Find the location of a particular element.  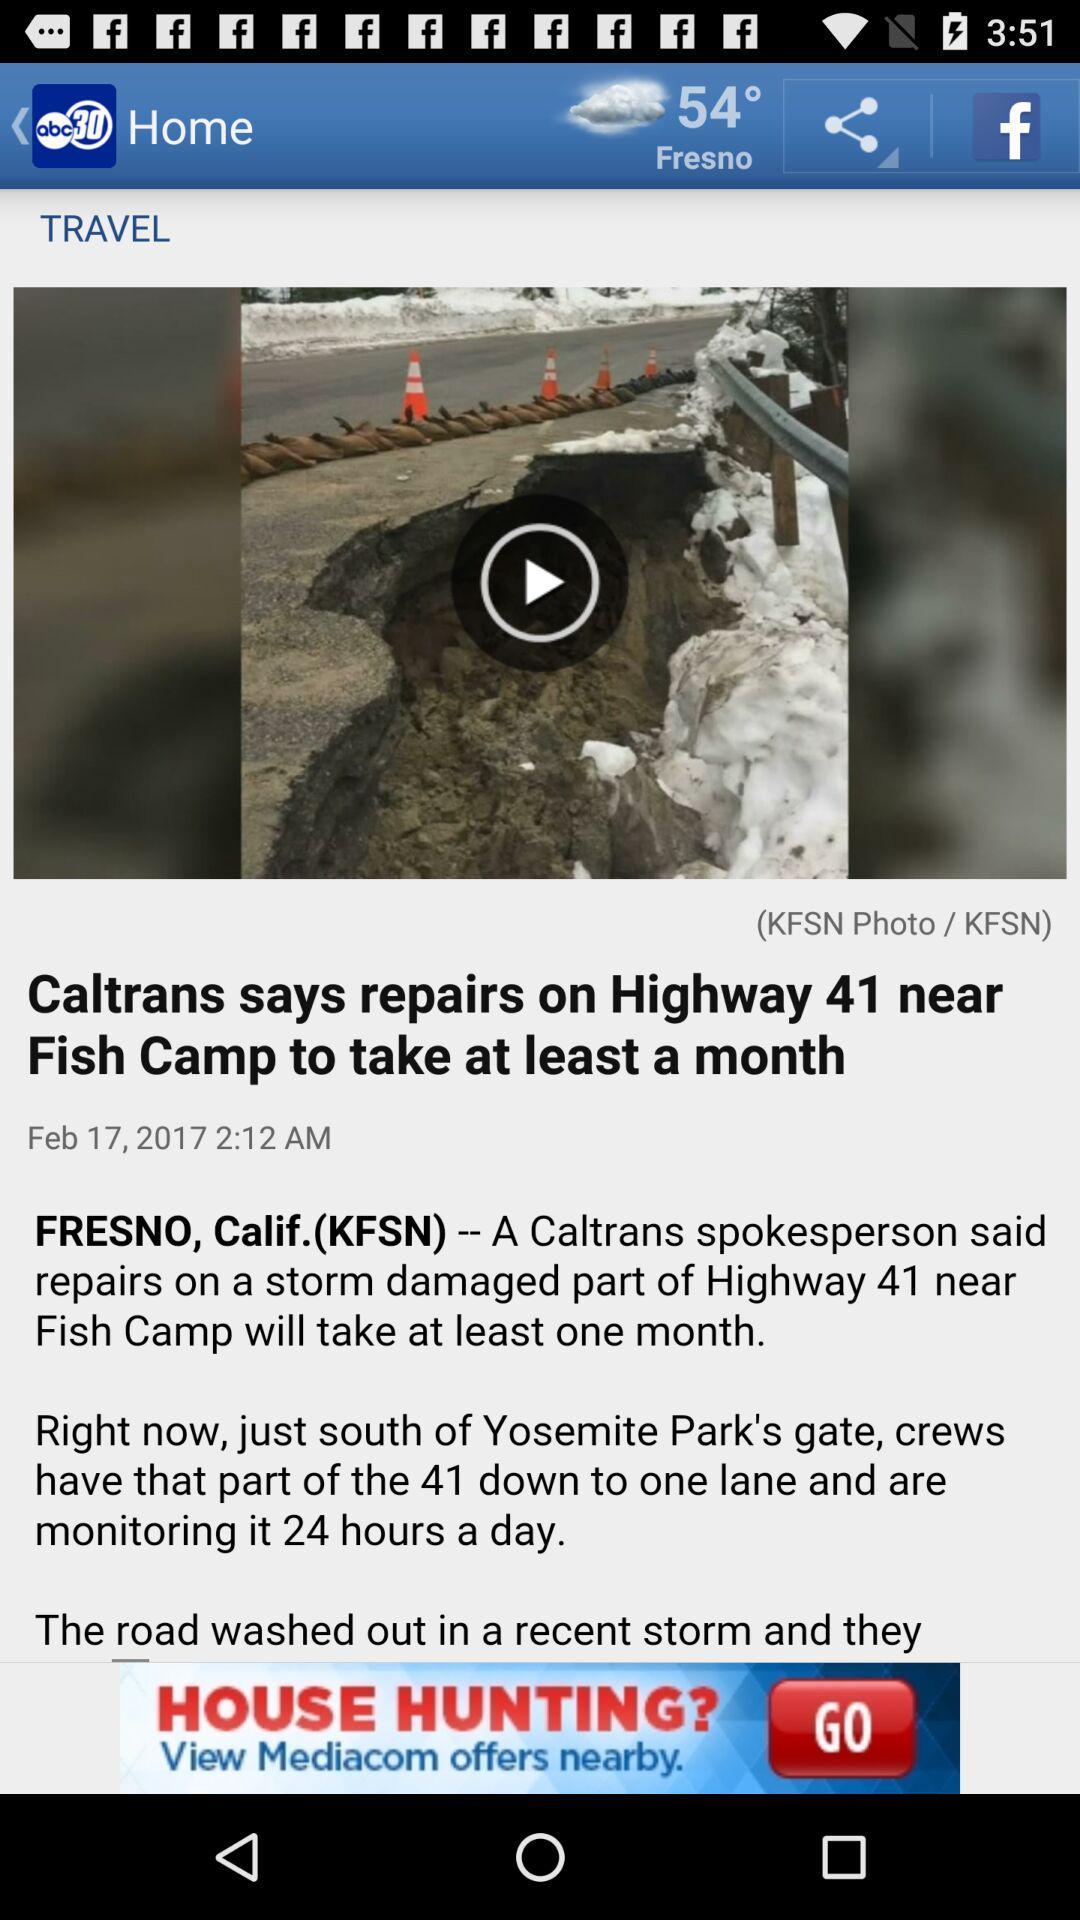

advertisement page is located at coordinates (540, 1727).